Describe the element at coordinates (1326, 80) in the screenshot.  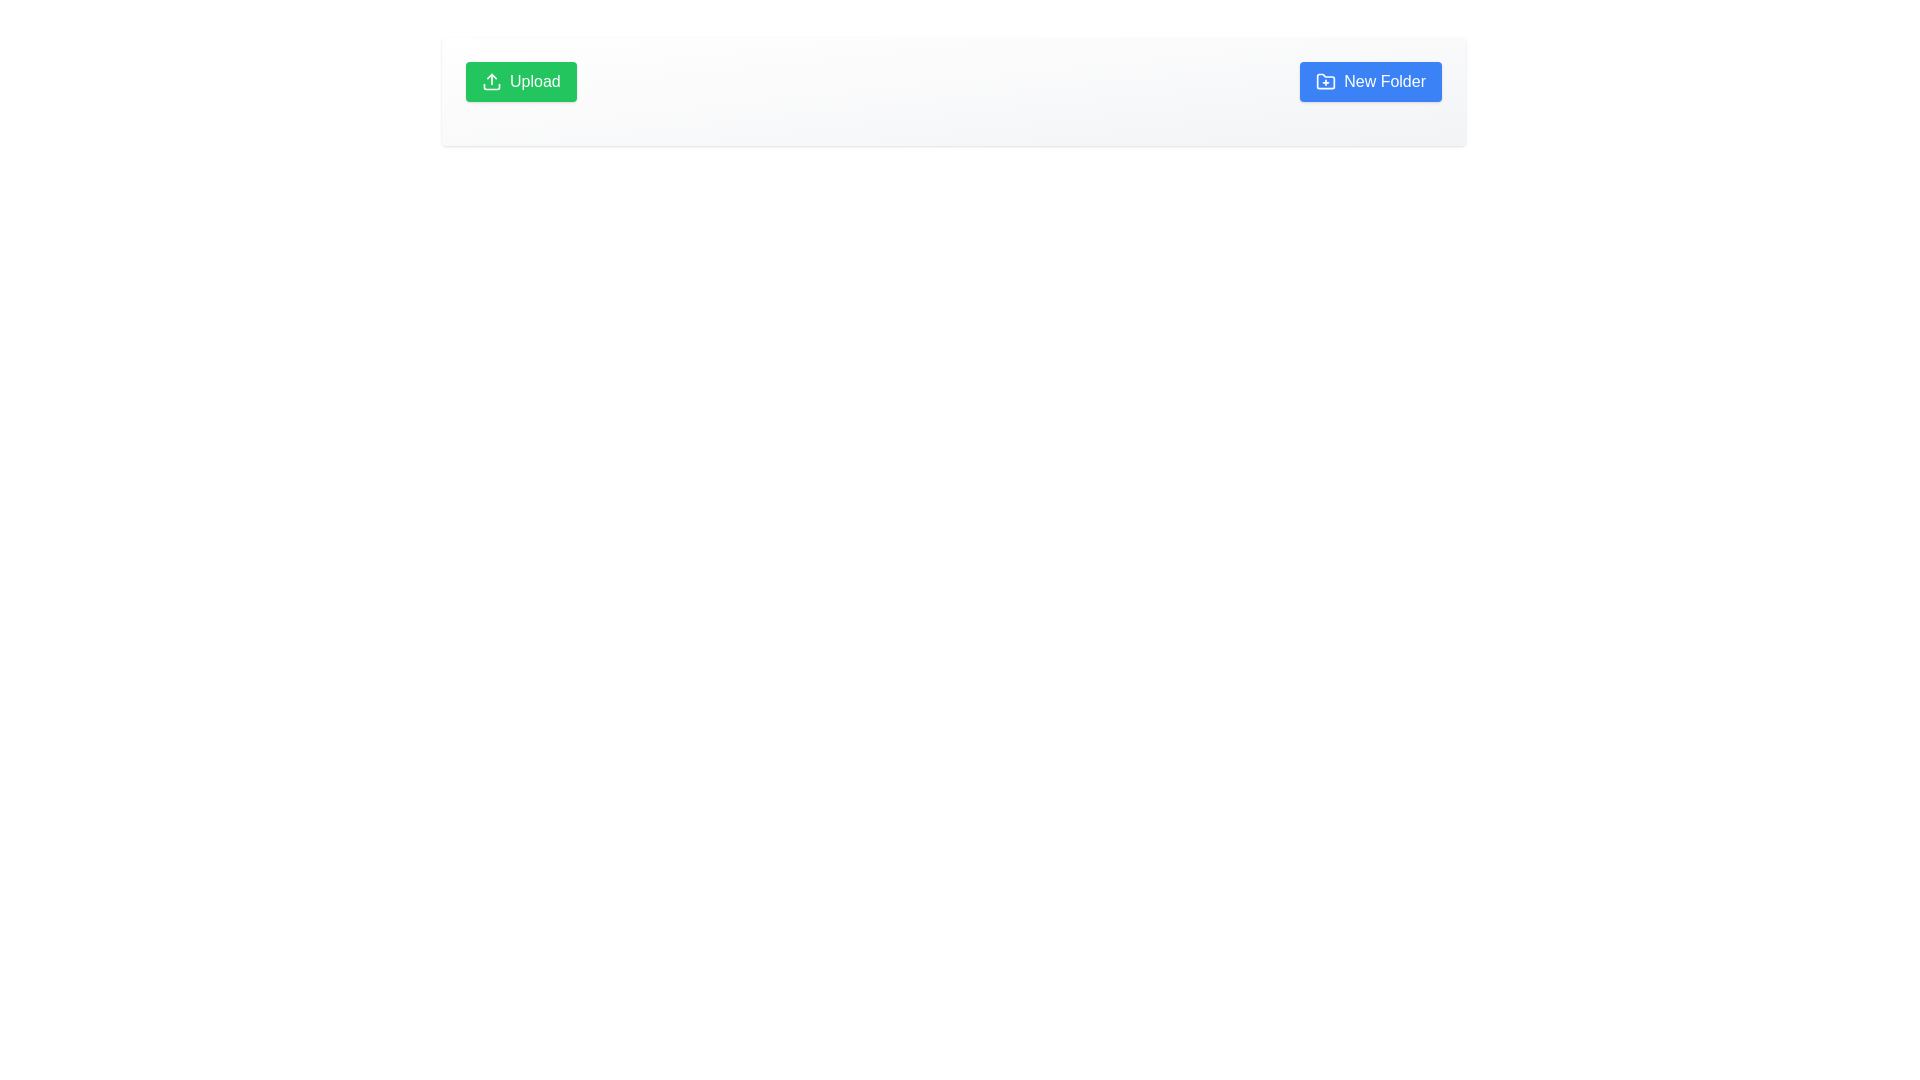
I see `the blue folder icon located within the 'New Folder' button, which is the left-most component of the button's contents` at that location.